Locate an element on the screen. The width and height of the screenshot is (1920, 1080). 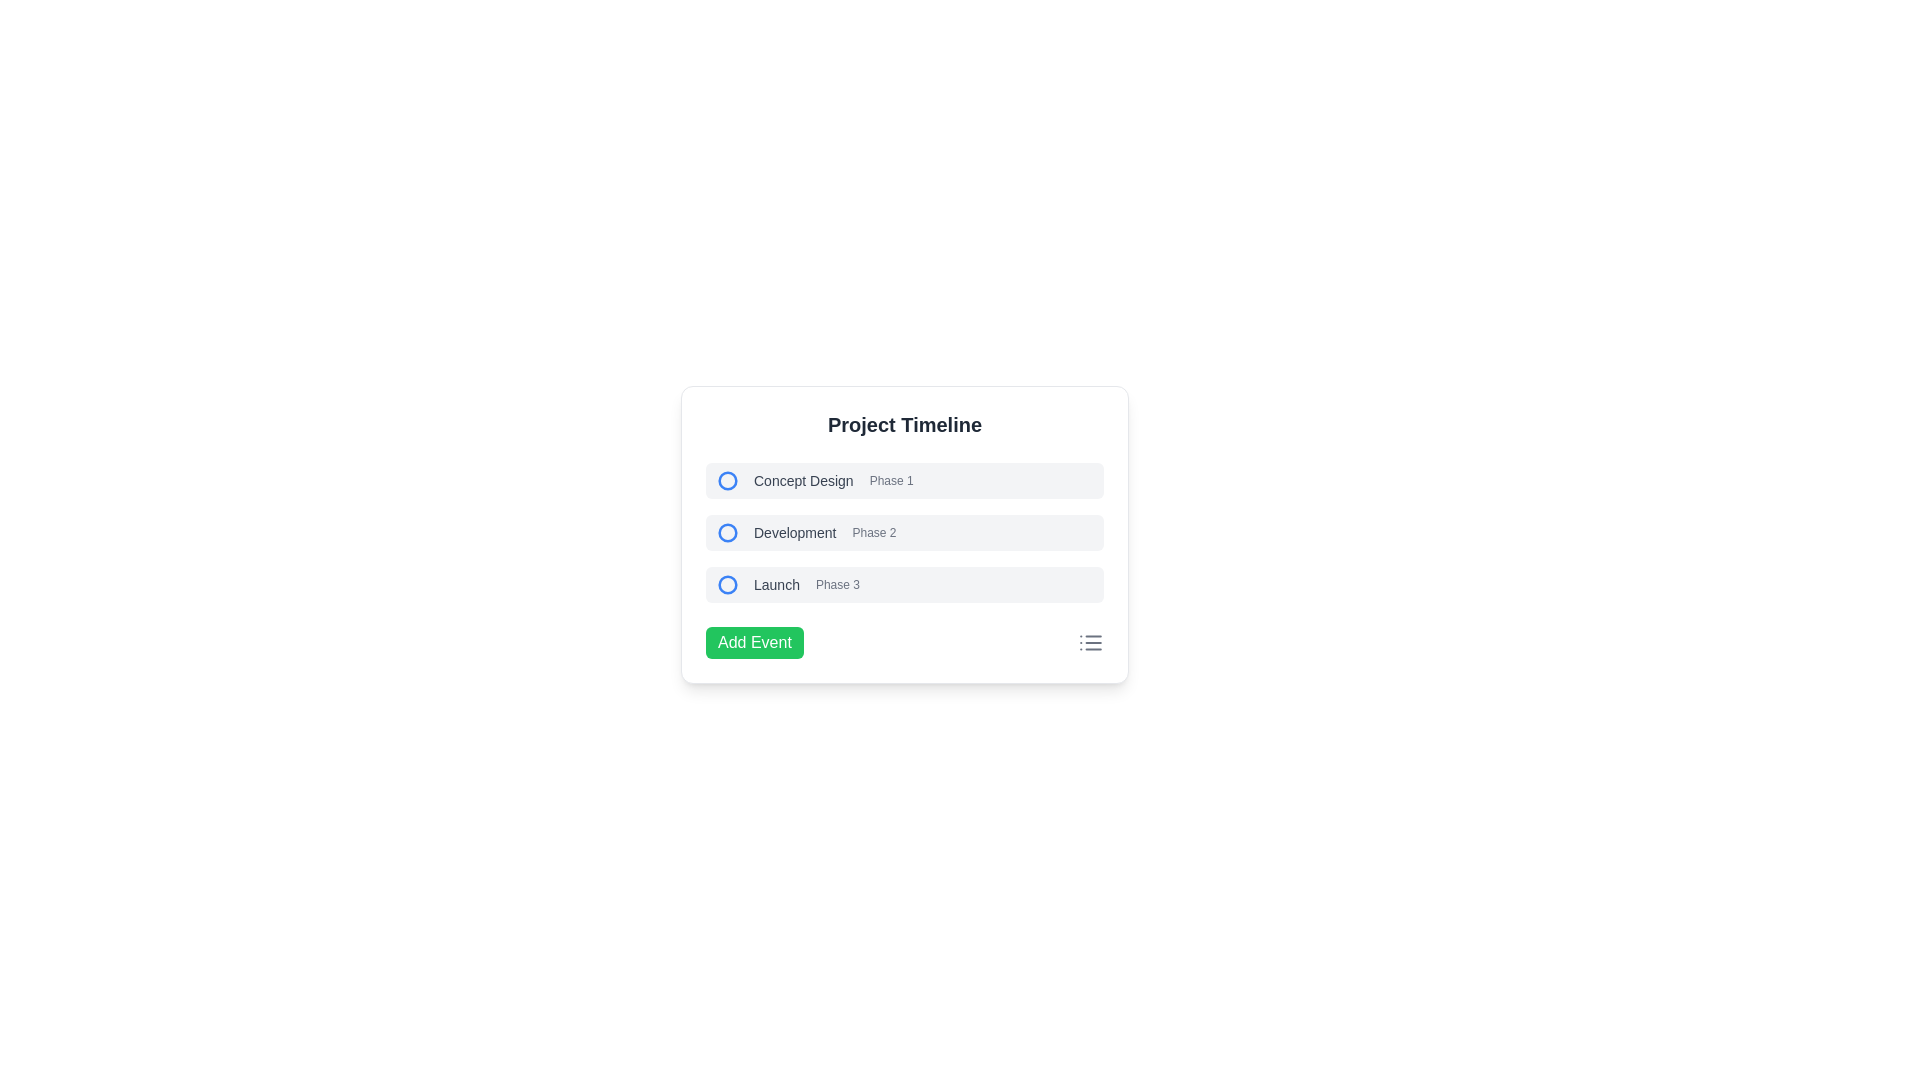
the static text element displaying 'Launch' which is part of the 'Launch Phase 3' group, located to the right of a blue circular icon and above the smaller text 'Phase 3' is located at coordinates (776, 585).